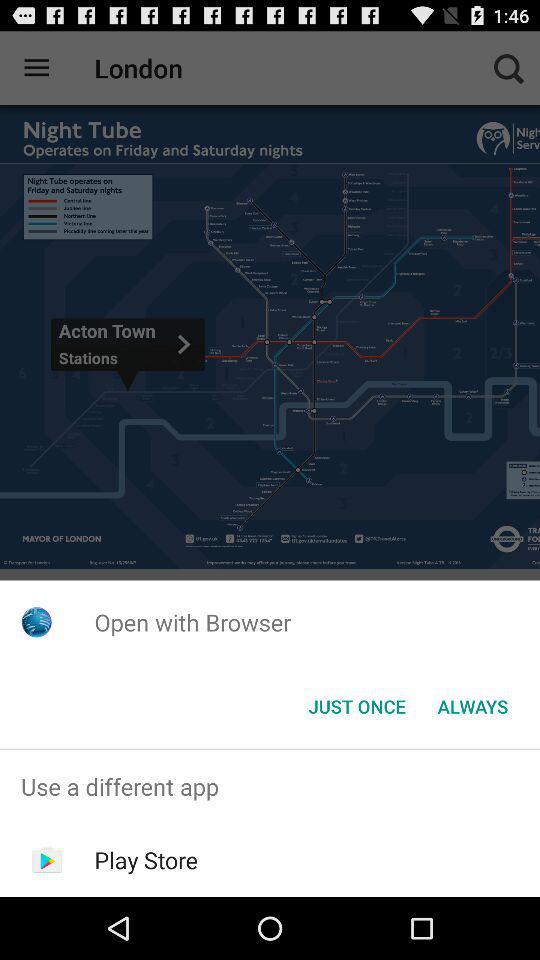 The width and height of the screenshot is (540, 960). I want to click on the item next to always item, so click(356, 706).